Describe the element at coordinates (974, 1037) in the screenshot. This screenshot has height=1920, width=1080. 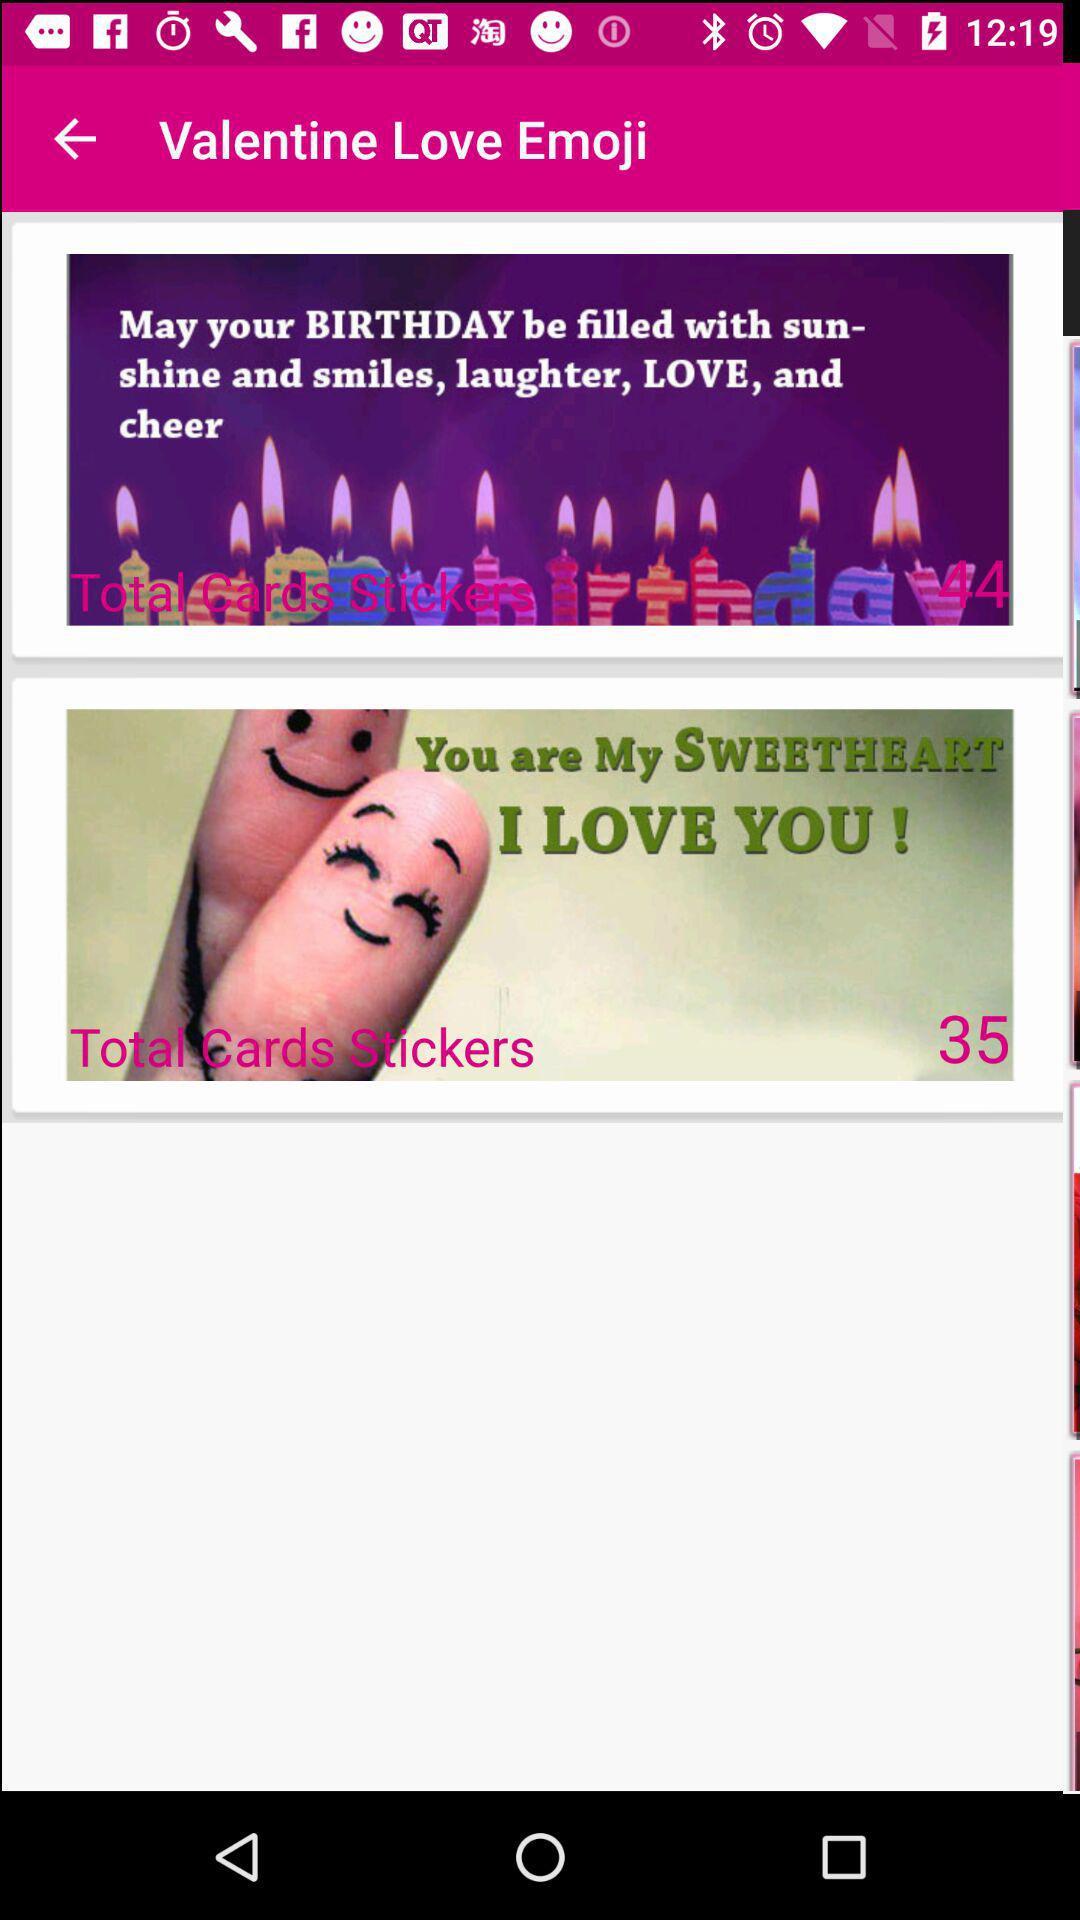
I see `icon to the right of the total cards stickers item` at that location.